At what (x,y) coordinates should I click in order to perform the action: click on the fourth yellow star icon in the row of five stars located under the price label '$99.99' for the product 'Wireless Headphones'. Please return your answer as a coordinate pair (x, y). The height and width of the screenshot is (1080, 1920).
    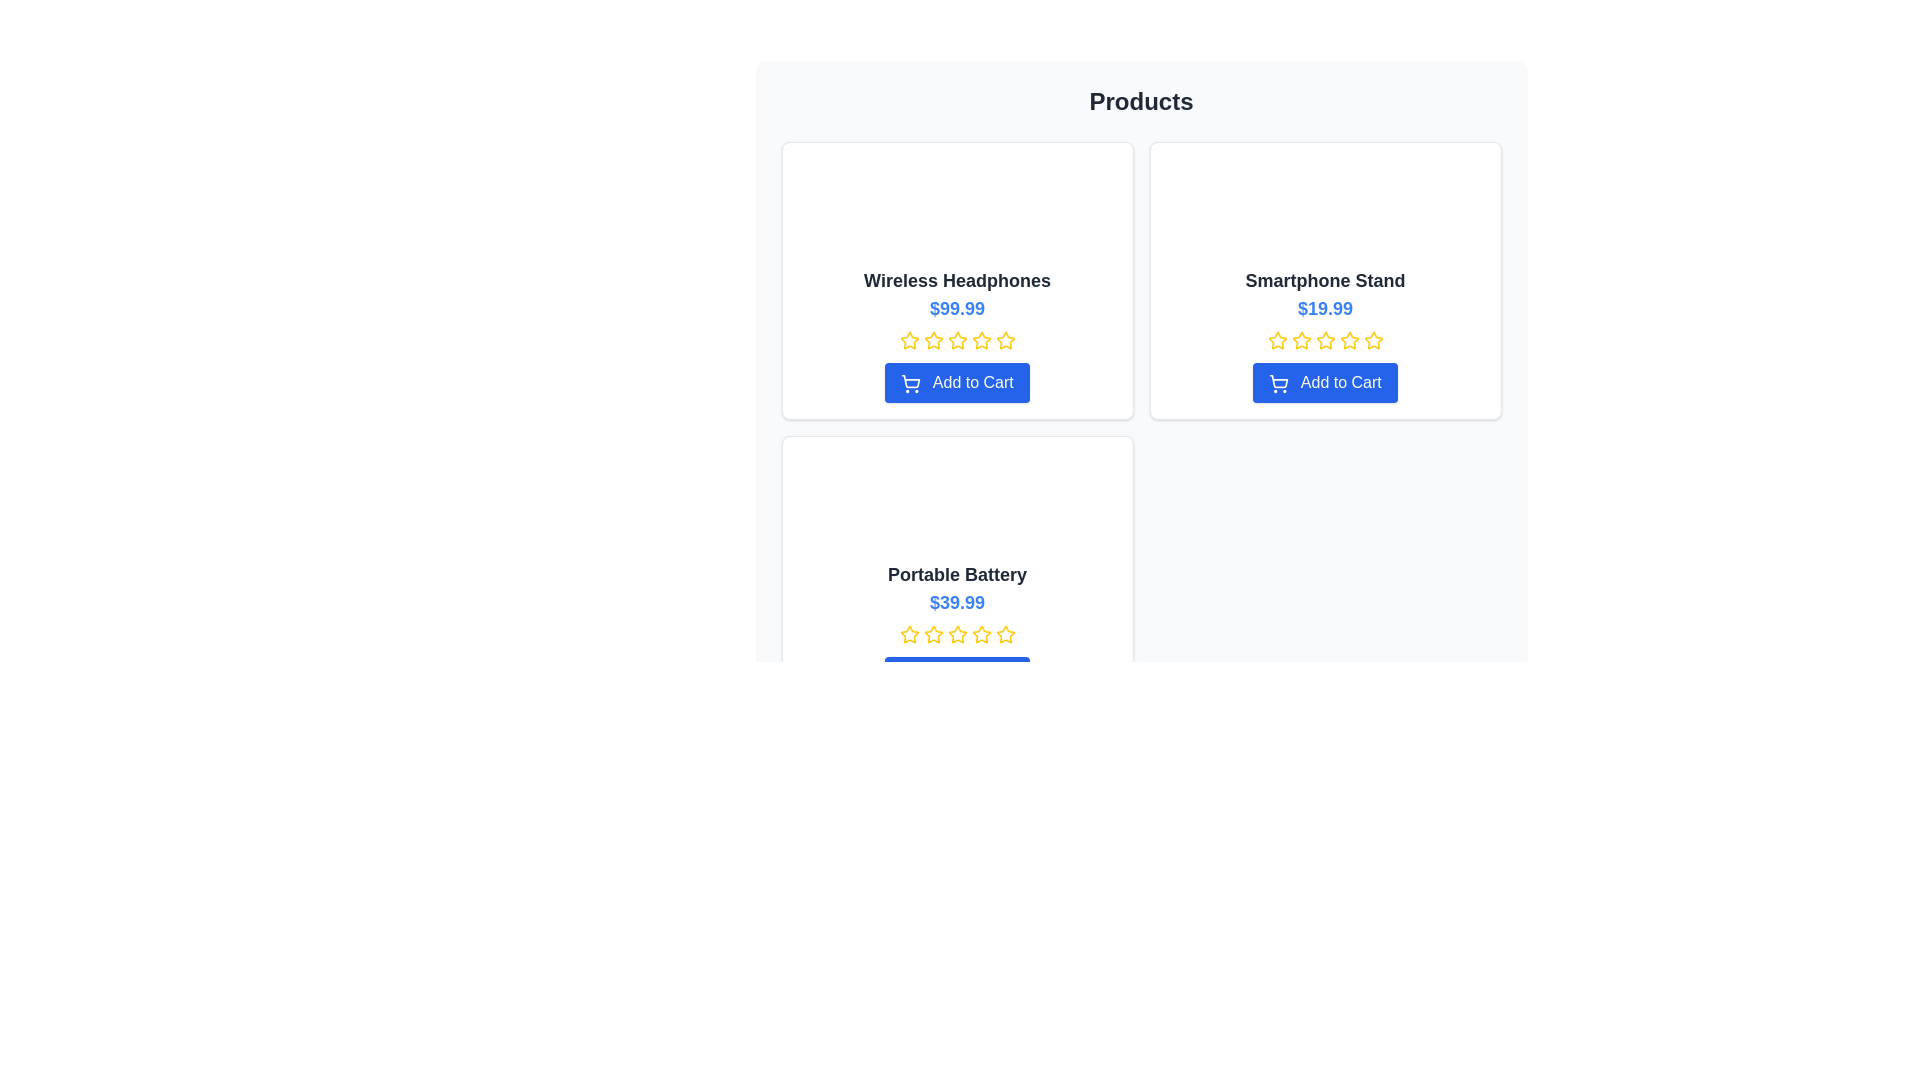
    Looking at the image, I should click on (956, 339).